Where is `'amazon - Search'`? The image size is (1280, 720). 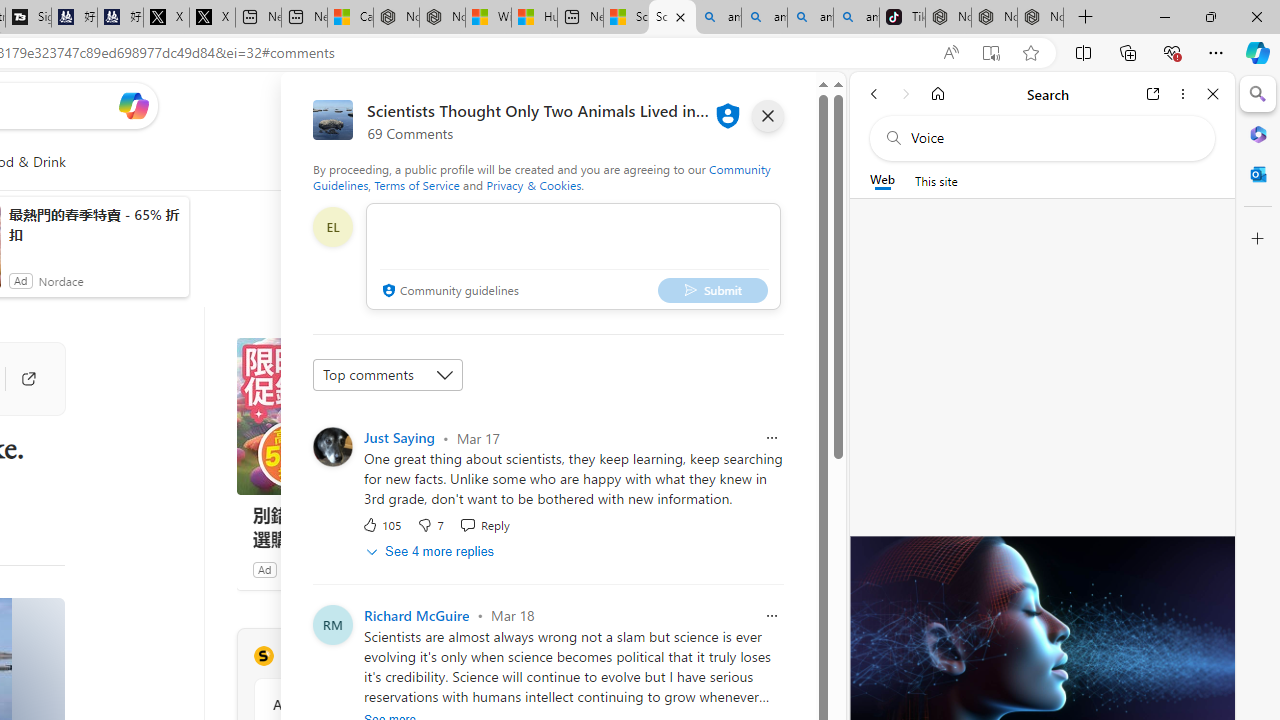
'amazon - Search' is located at coordinates (763, 17).